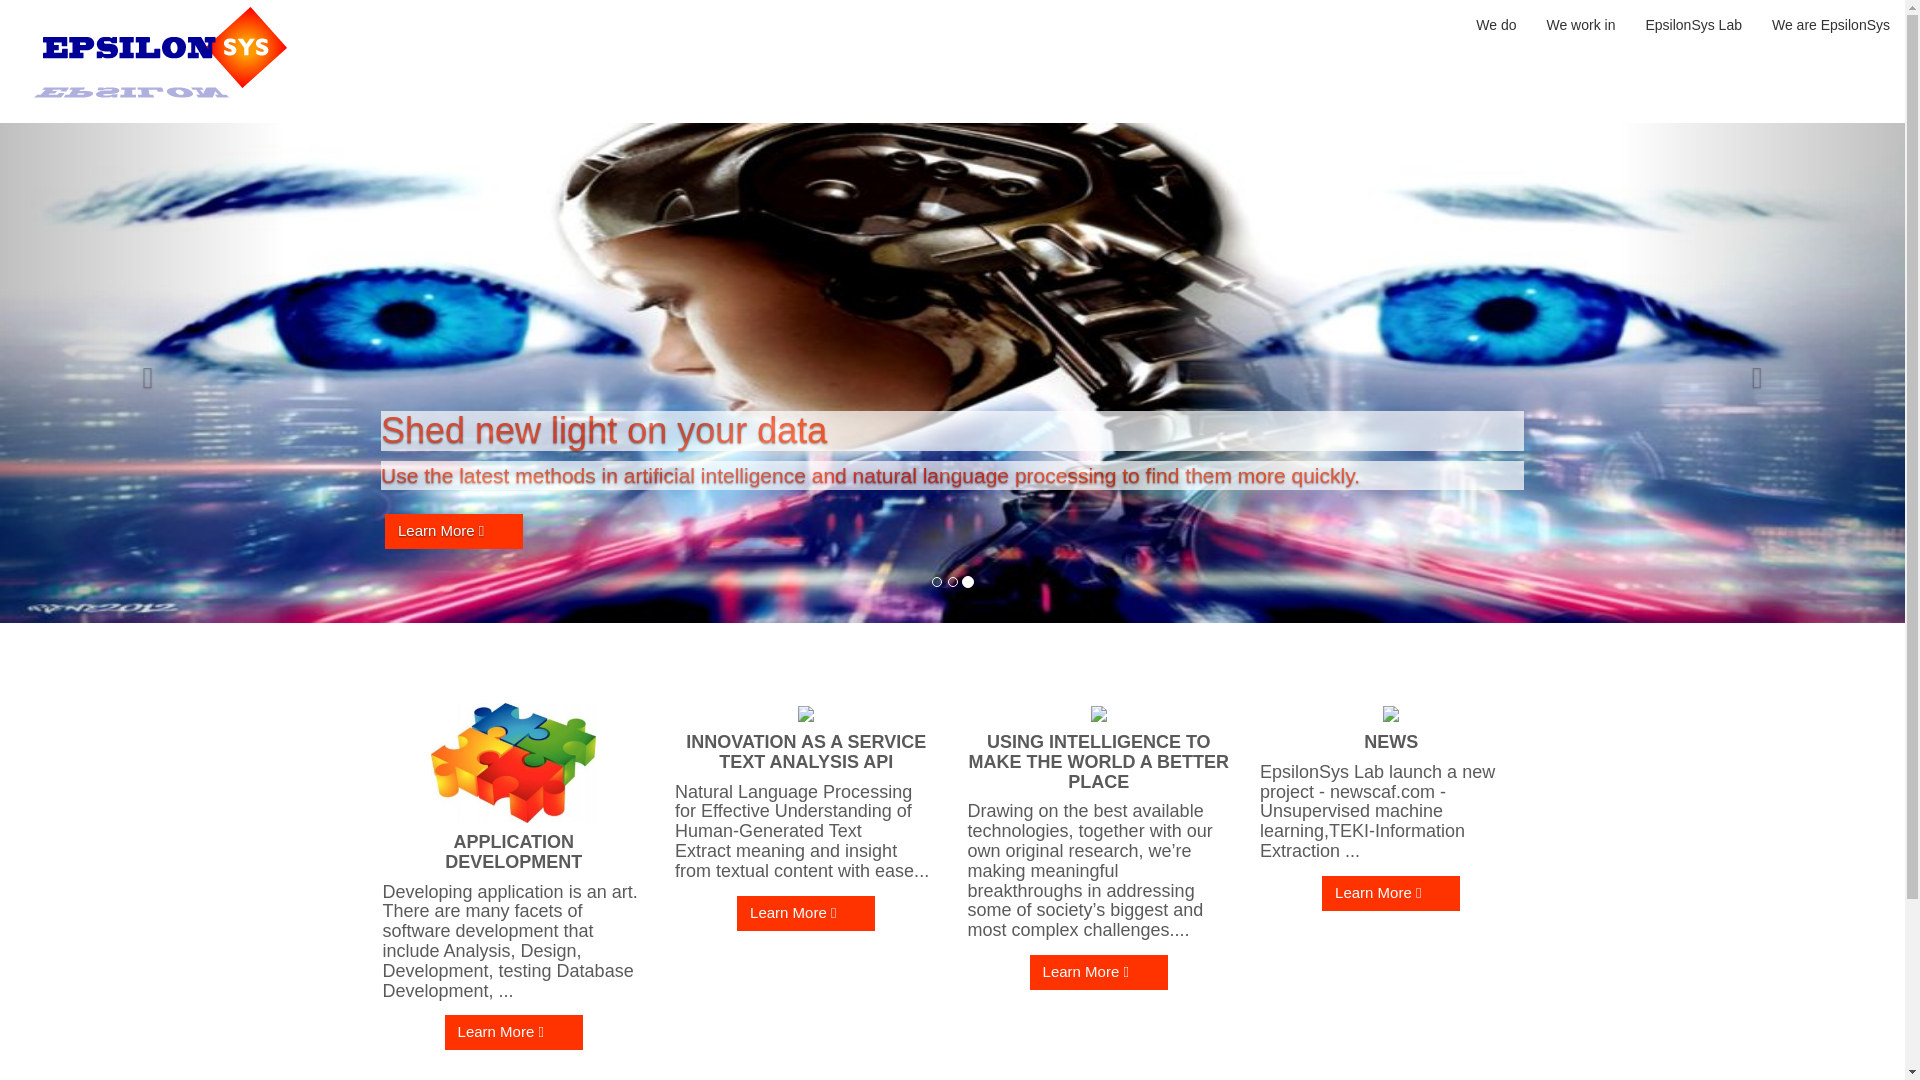 This screenshot has width=1920, height=1080. What do you see at coordinates (1755, 24) in the screenshot?
I see `'We are EpsilonSys'` at bounding box center [1755, 24].